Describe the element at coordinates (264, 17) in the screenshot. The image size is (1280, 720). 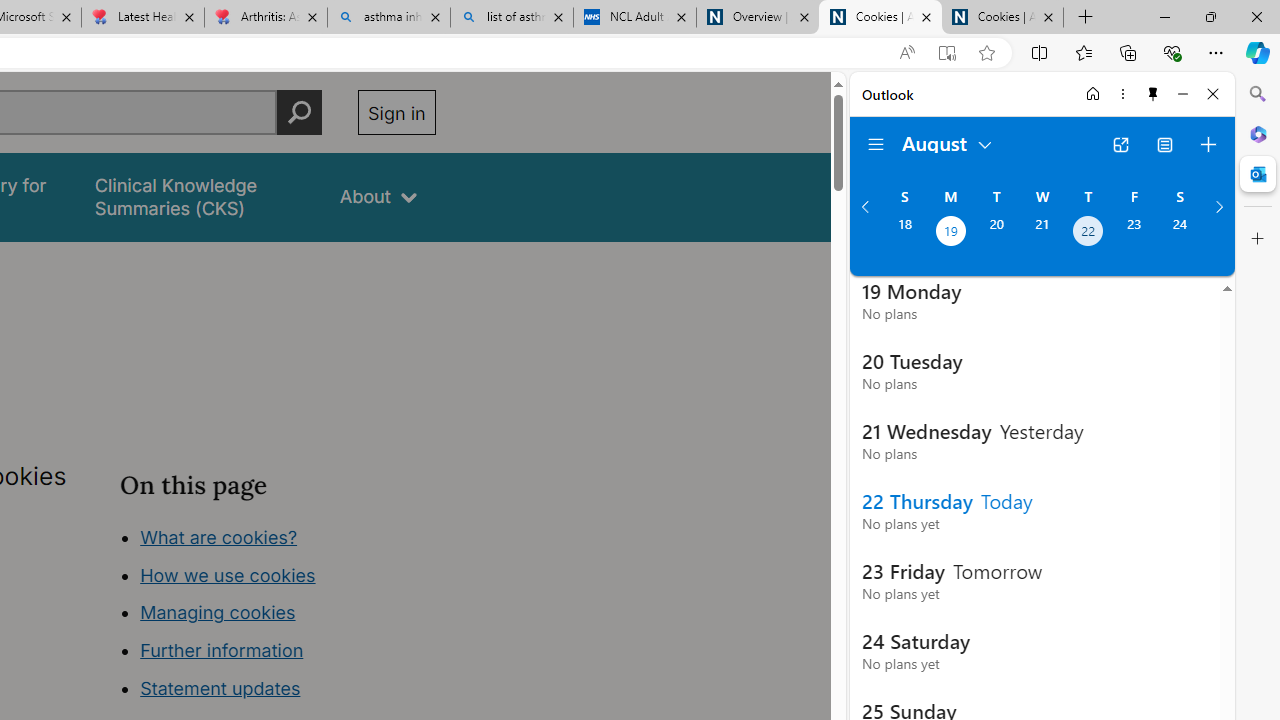
I see `'Arthritis: Ask Health Professionals'` at that location.